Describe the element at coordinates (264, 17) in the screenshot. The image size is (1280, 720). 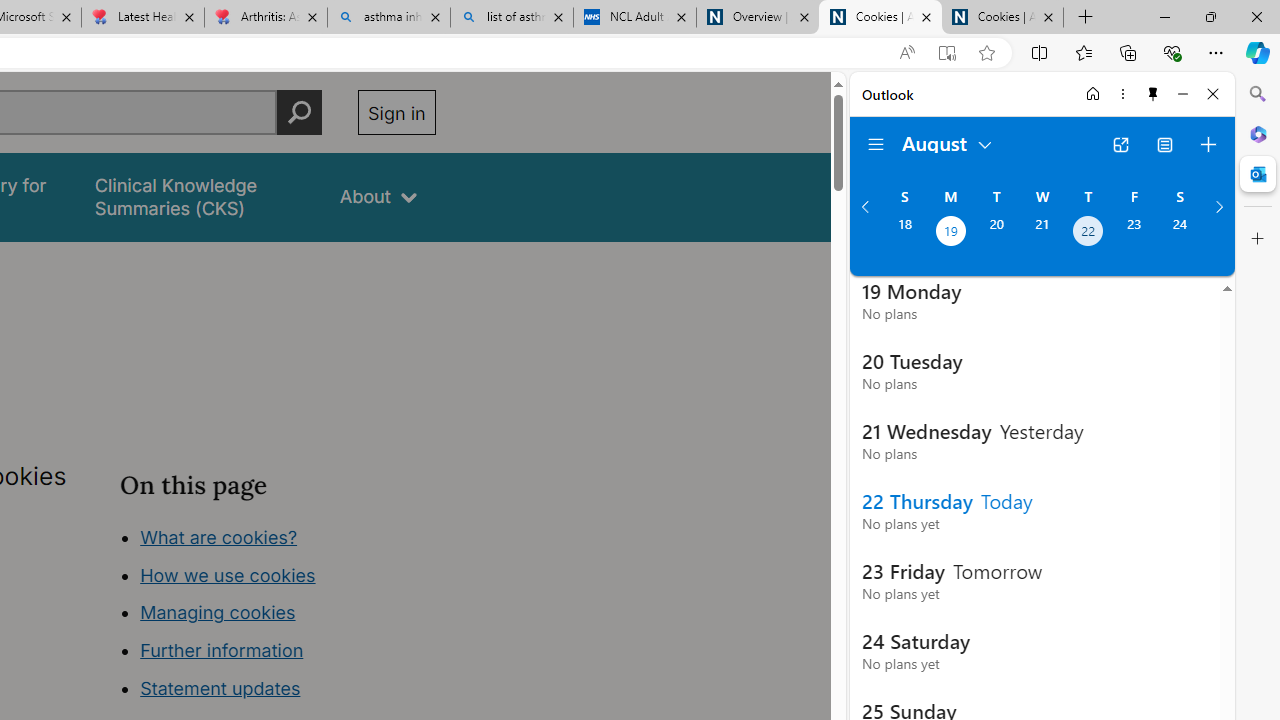
I see `'Arthritis: Ask Health Professionals'` at that location.